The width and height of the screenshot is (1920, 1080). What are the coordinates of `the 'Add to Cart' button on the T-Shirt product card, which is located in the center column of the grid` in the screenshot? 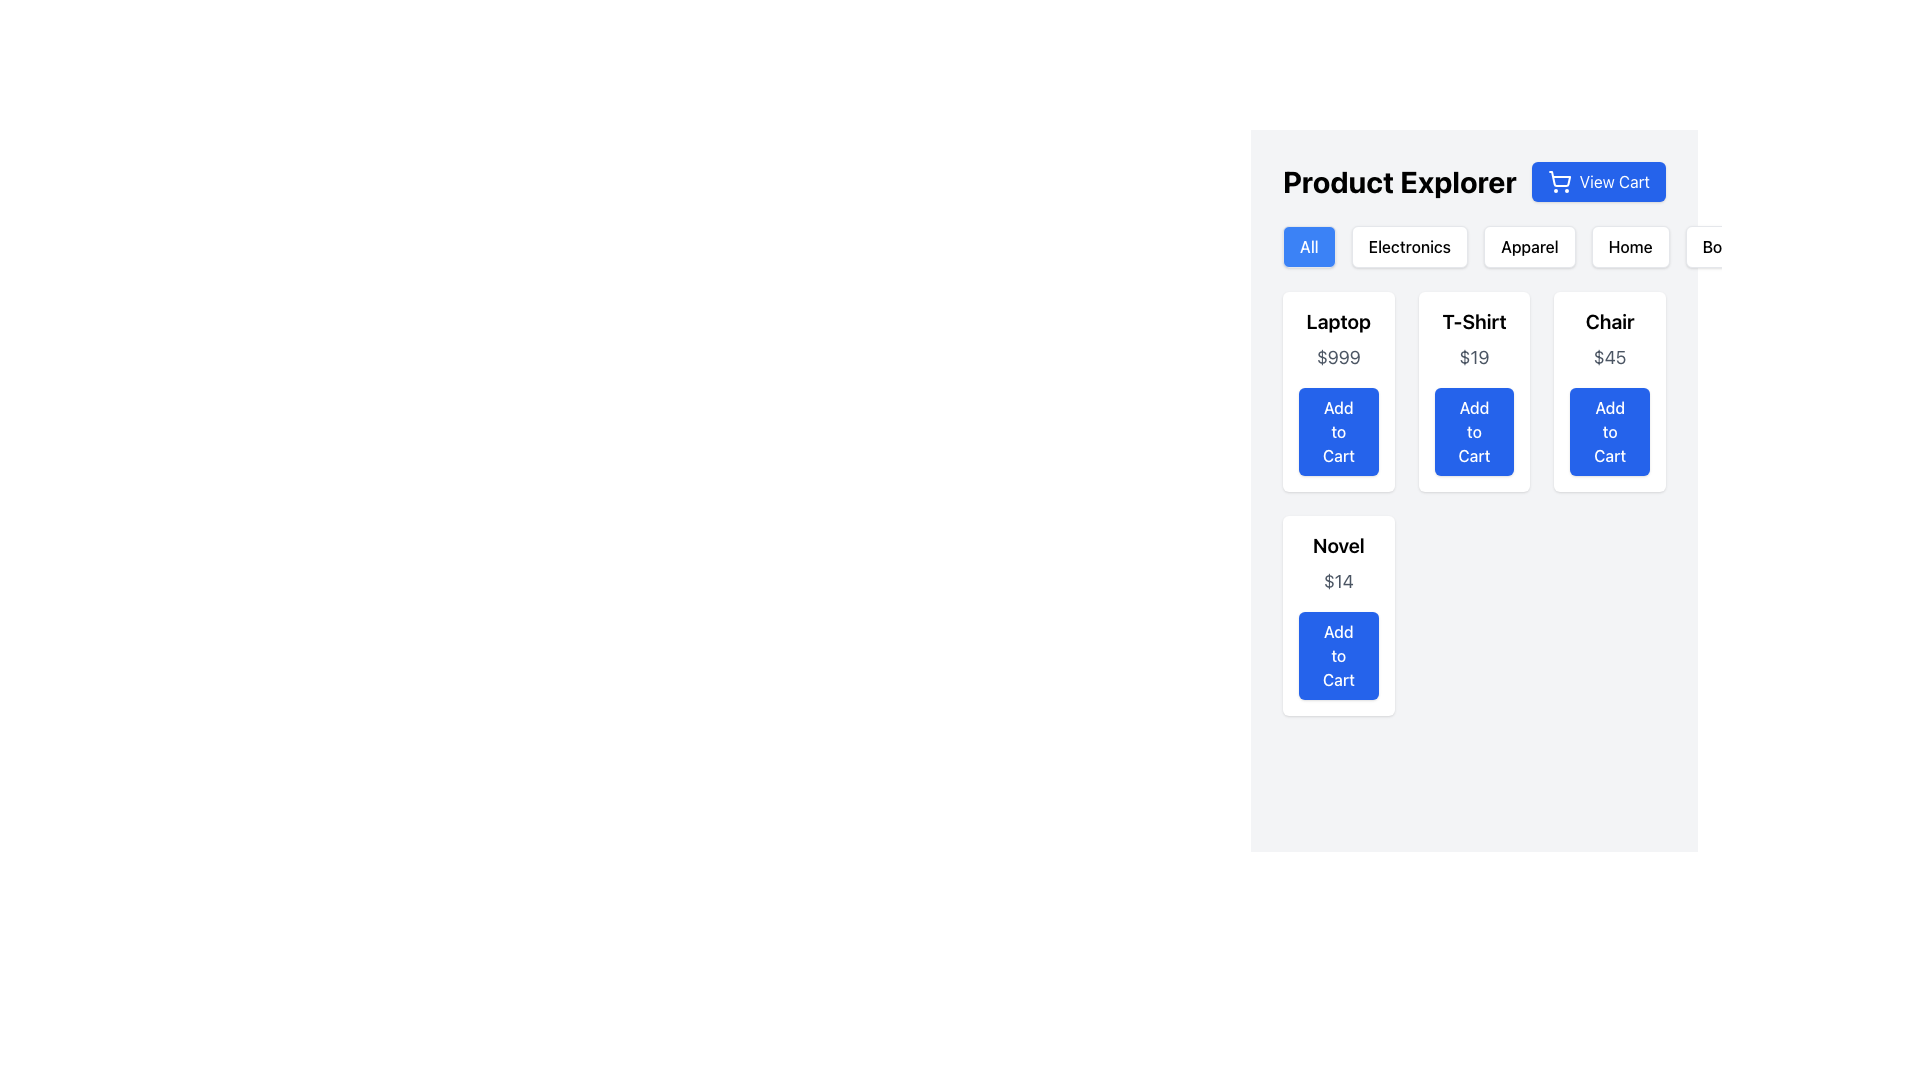 It's located at (1473, 392).